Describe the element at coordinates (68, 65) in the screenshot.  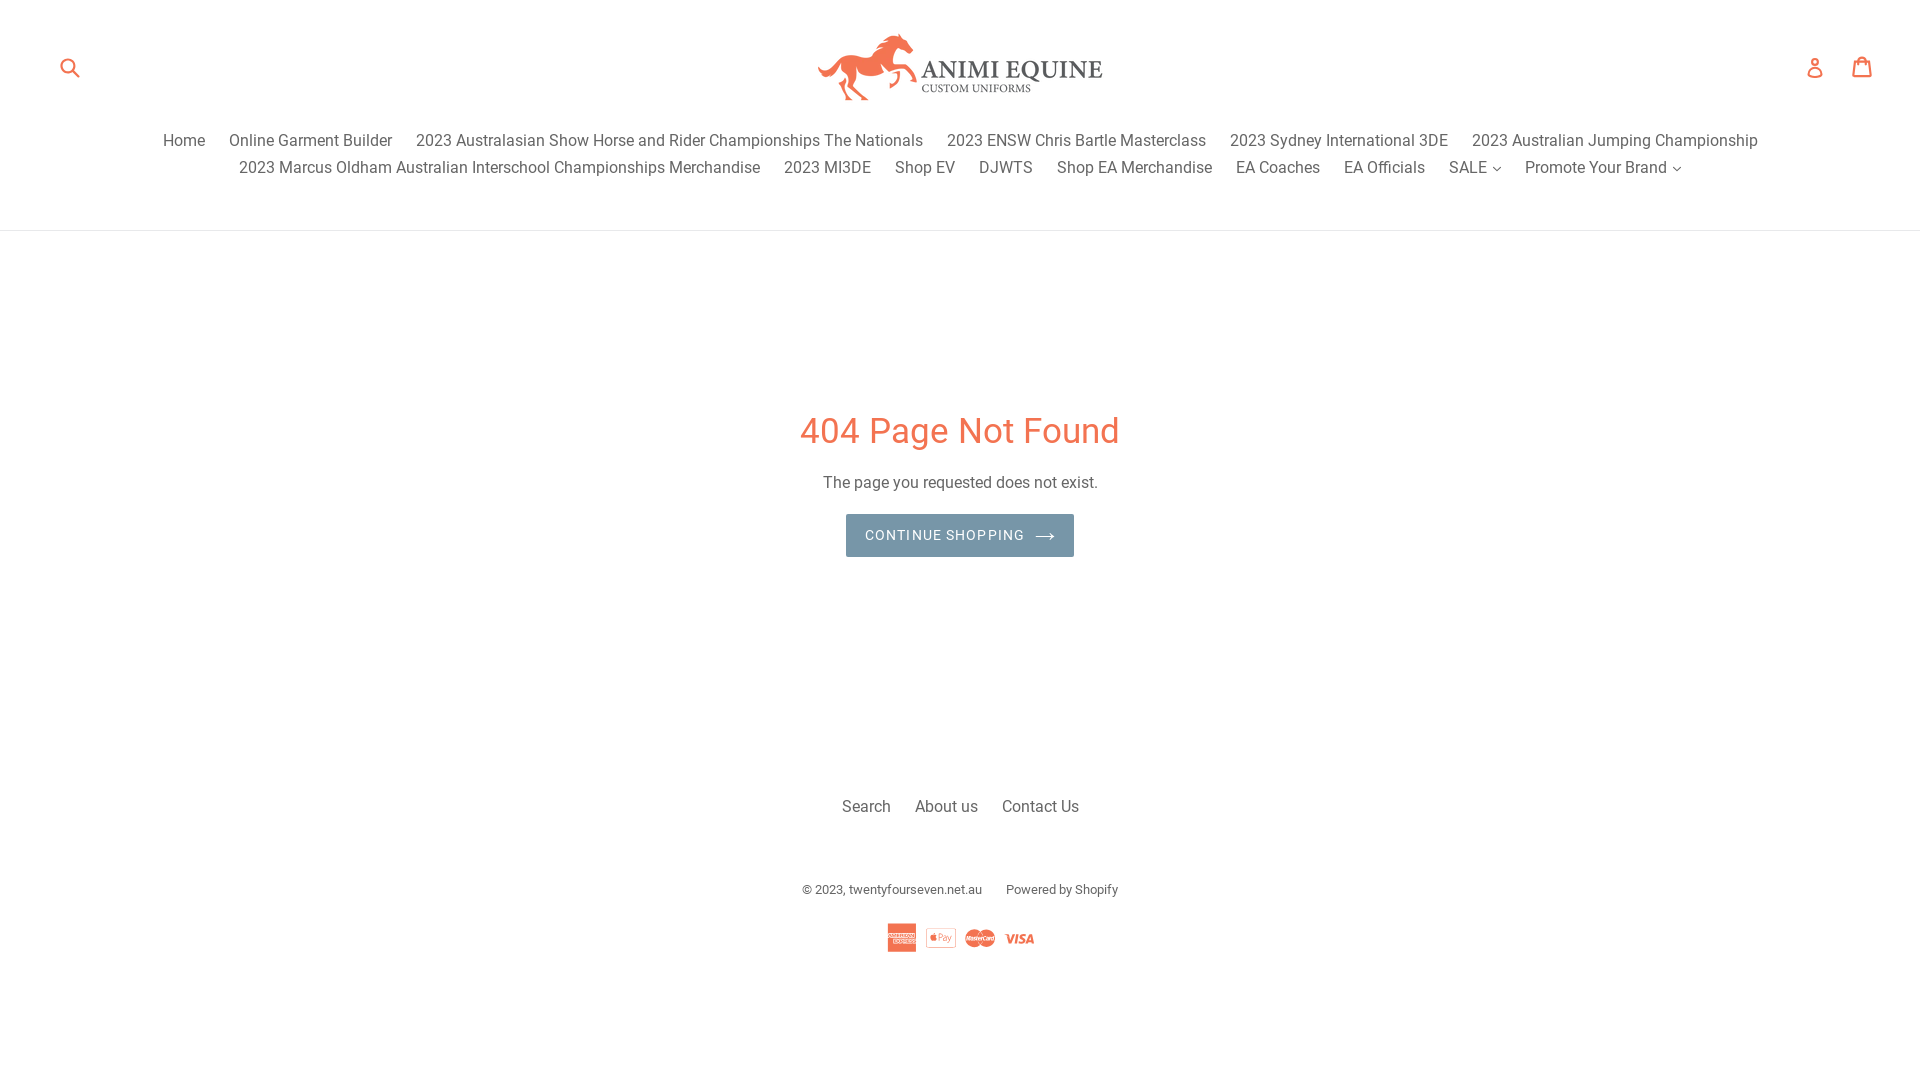
I see `'Submit'` at that location.